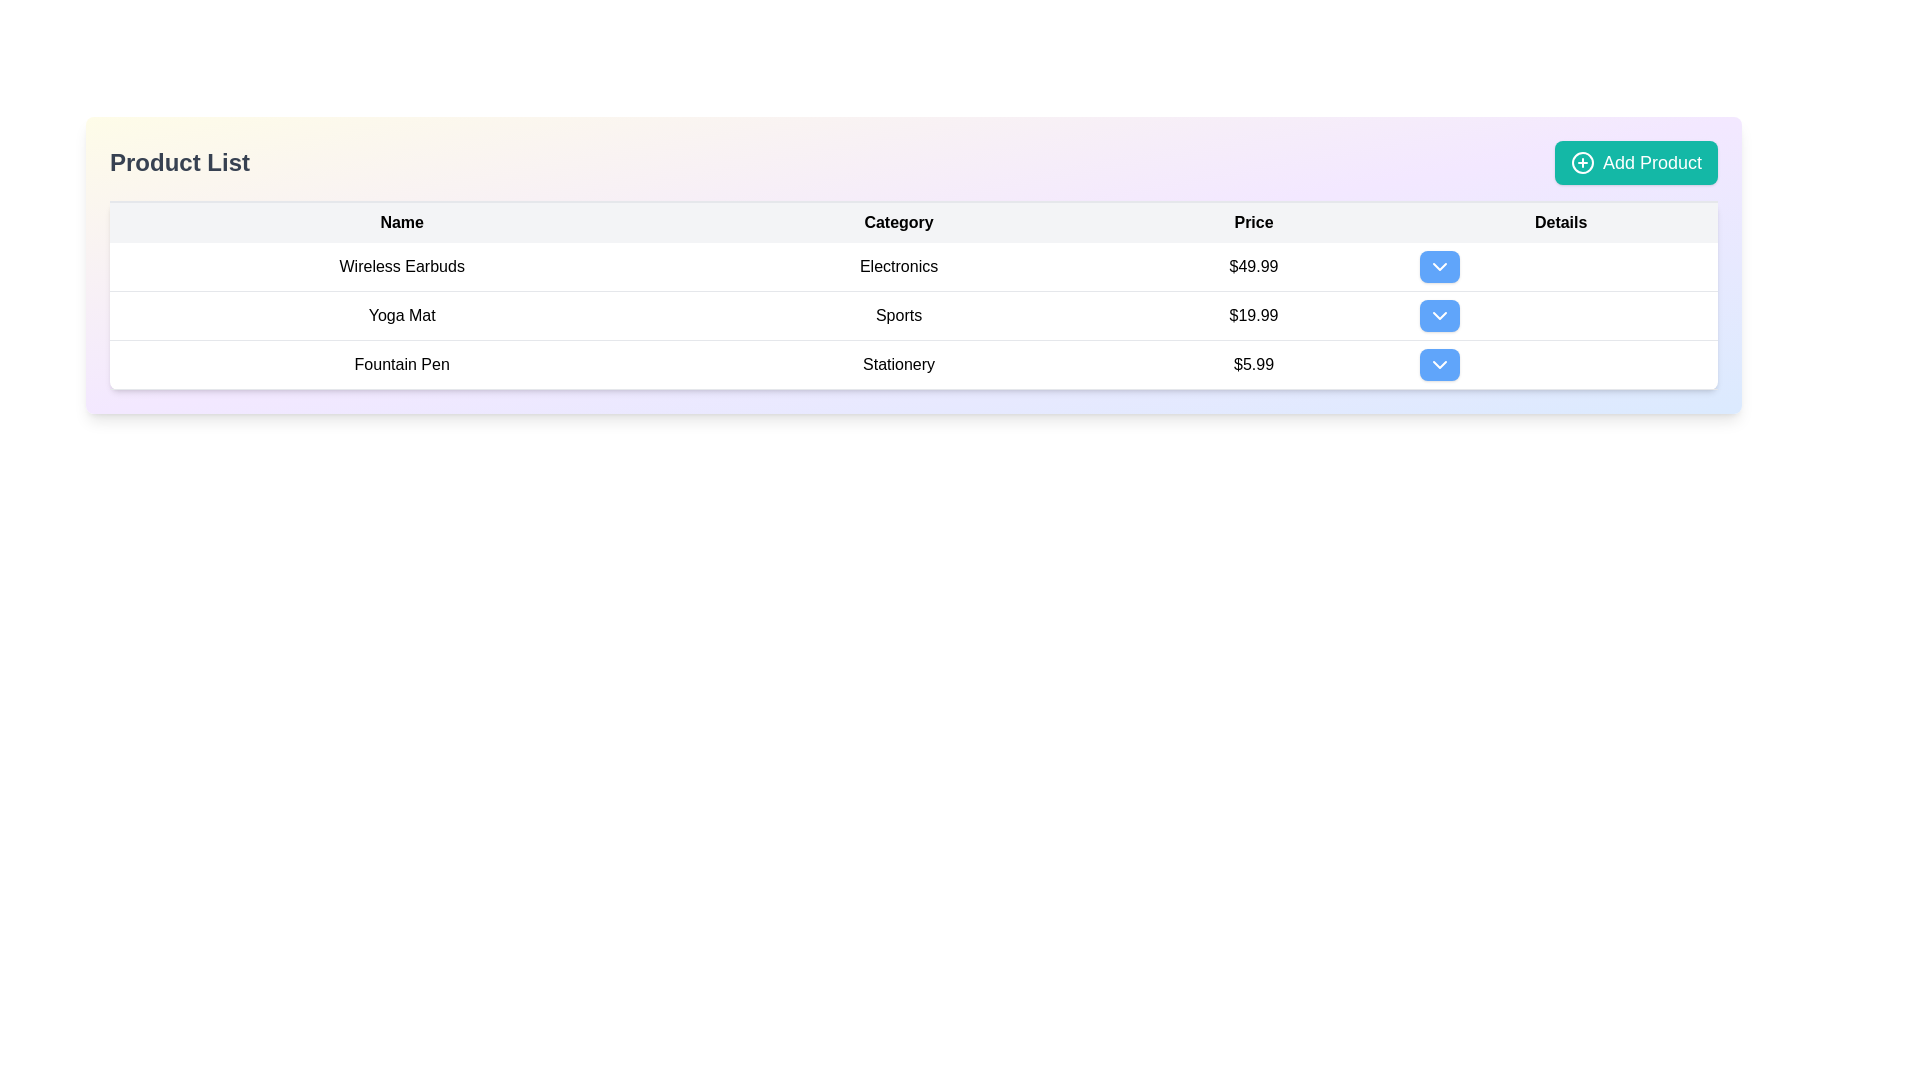  What do you see at coordinates (1252, 315) in the screenshot?
I see `text of the price information label located in the second row of the table, under the 'Price' column, adjacent to the 'Yoga Mat' in the 'Name' column and 'Sports' in the 'Category' column` at bounding box center [1252, 315].